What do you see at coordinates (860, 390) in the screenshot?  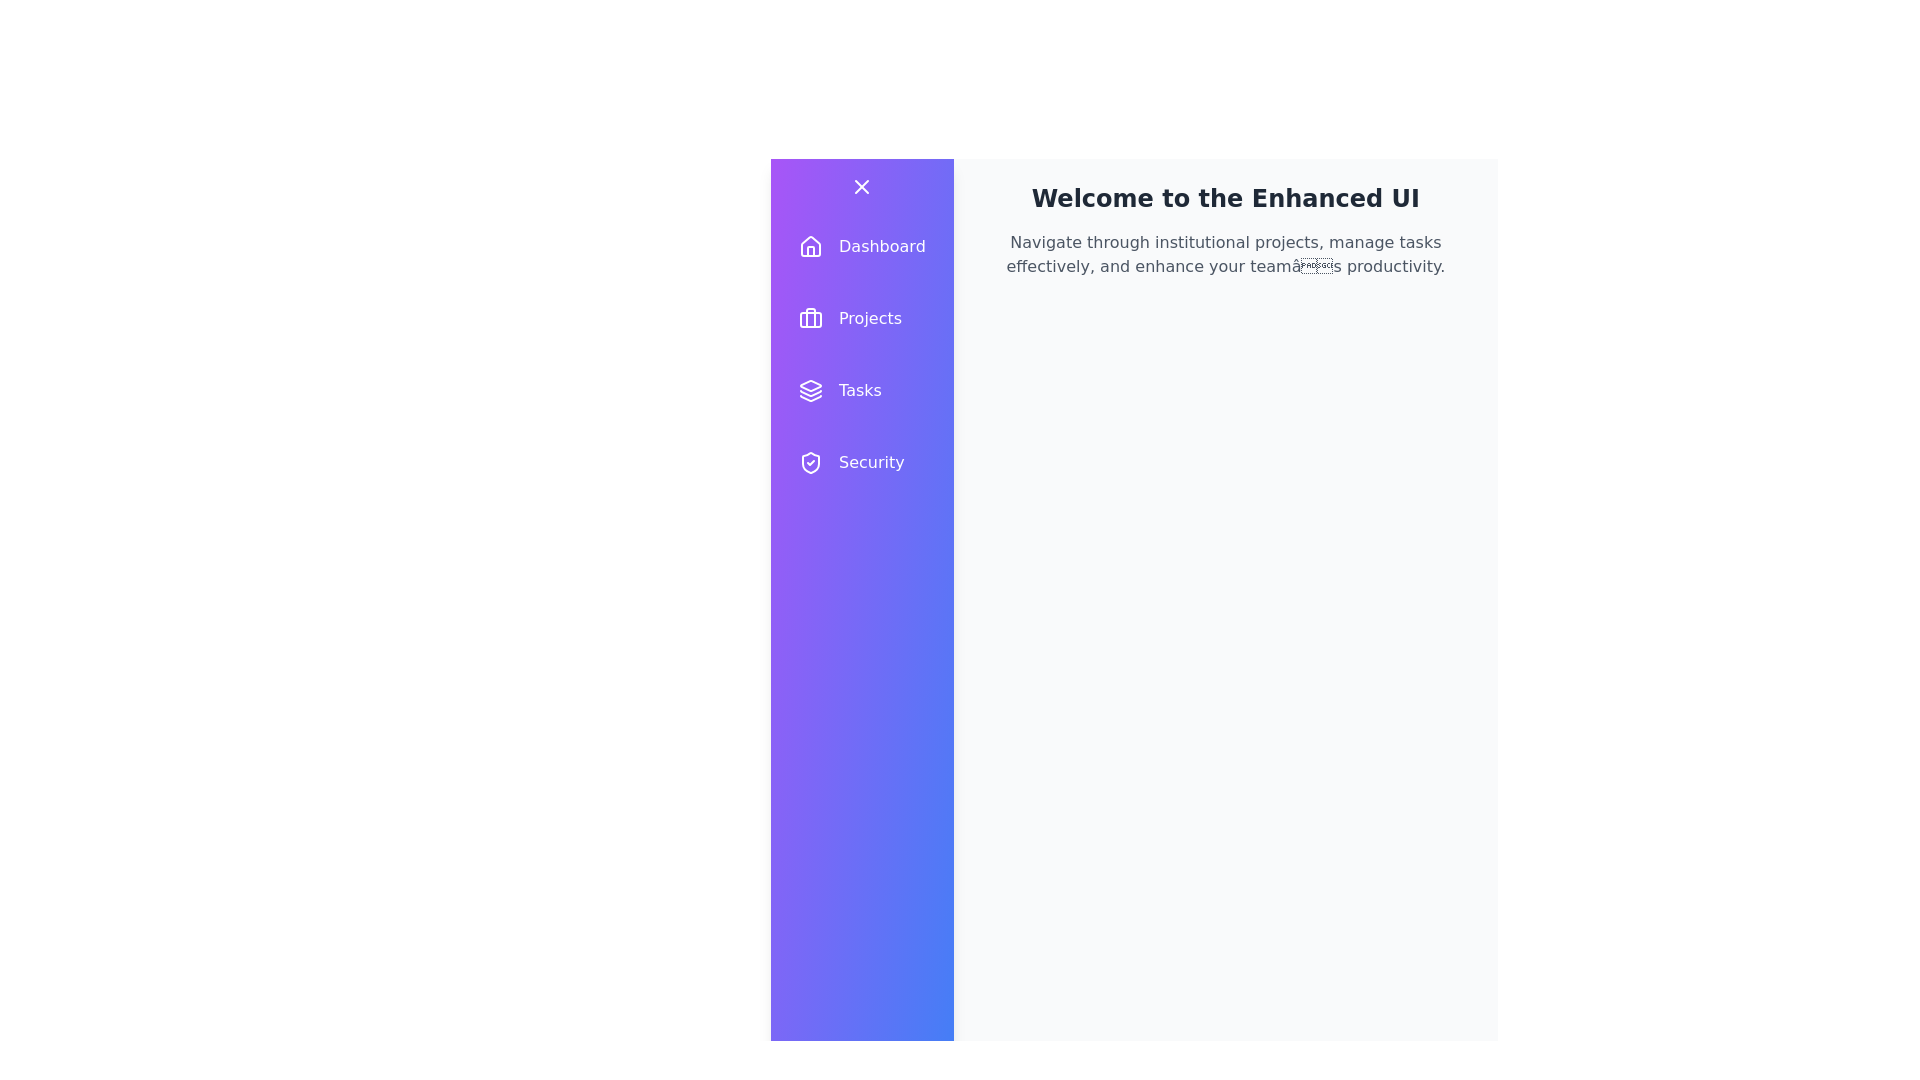 I see `the 'Tasks' text label in the left vertical navigation bar` at bounding box center [860, 390].